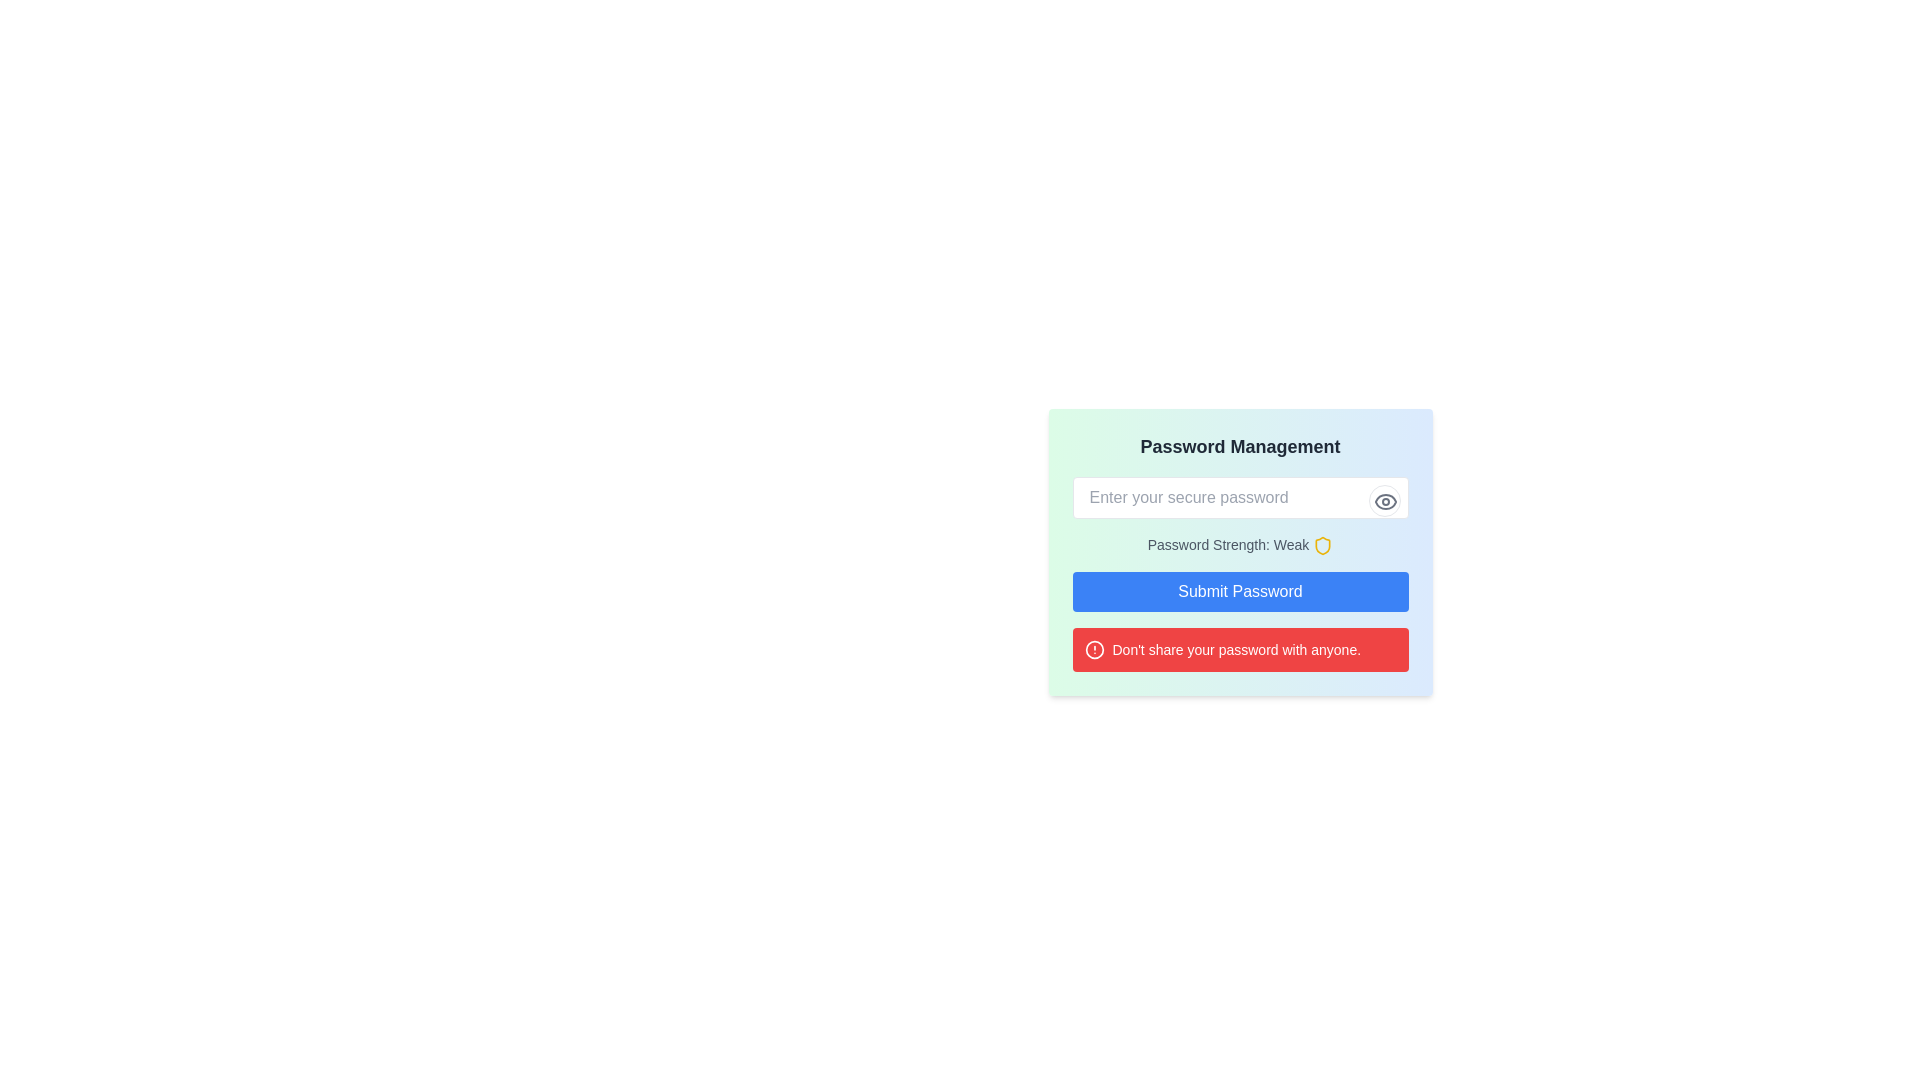 The height and width of the screenshot is (1080, 1920). Describe the element at coordinates (1239, 545) in the screenshot. I see `the Text Label with Icon that displays 'Password Strength: Weak' and has a yellow shield icon to its right, positioned between the password input field and the submit button` at that location.